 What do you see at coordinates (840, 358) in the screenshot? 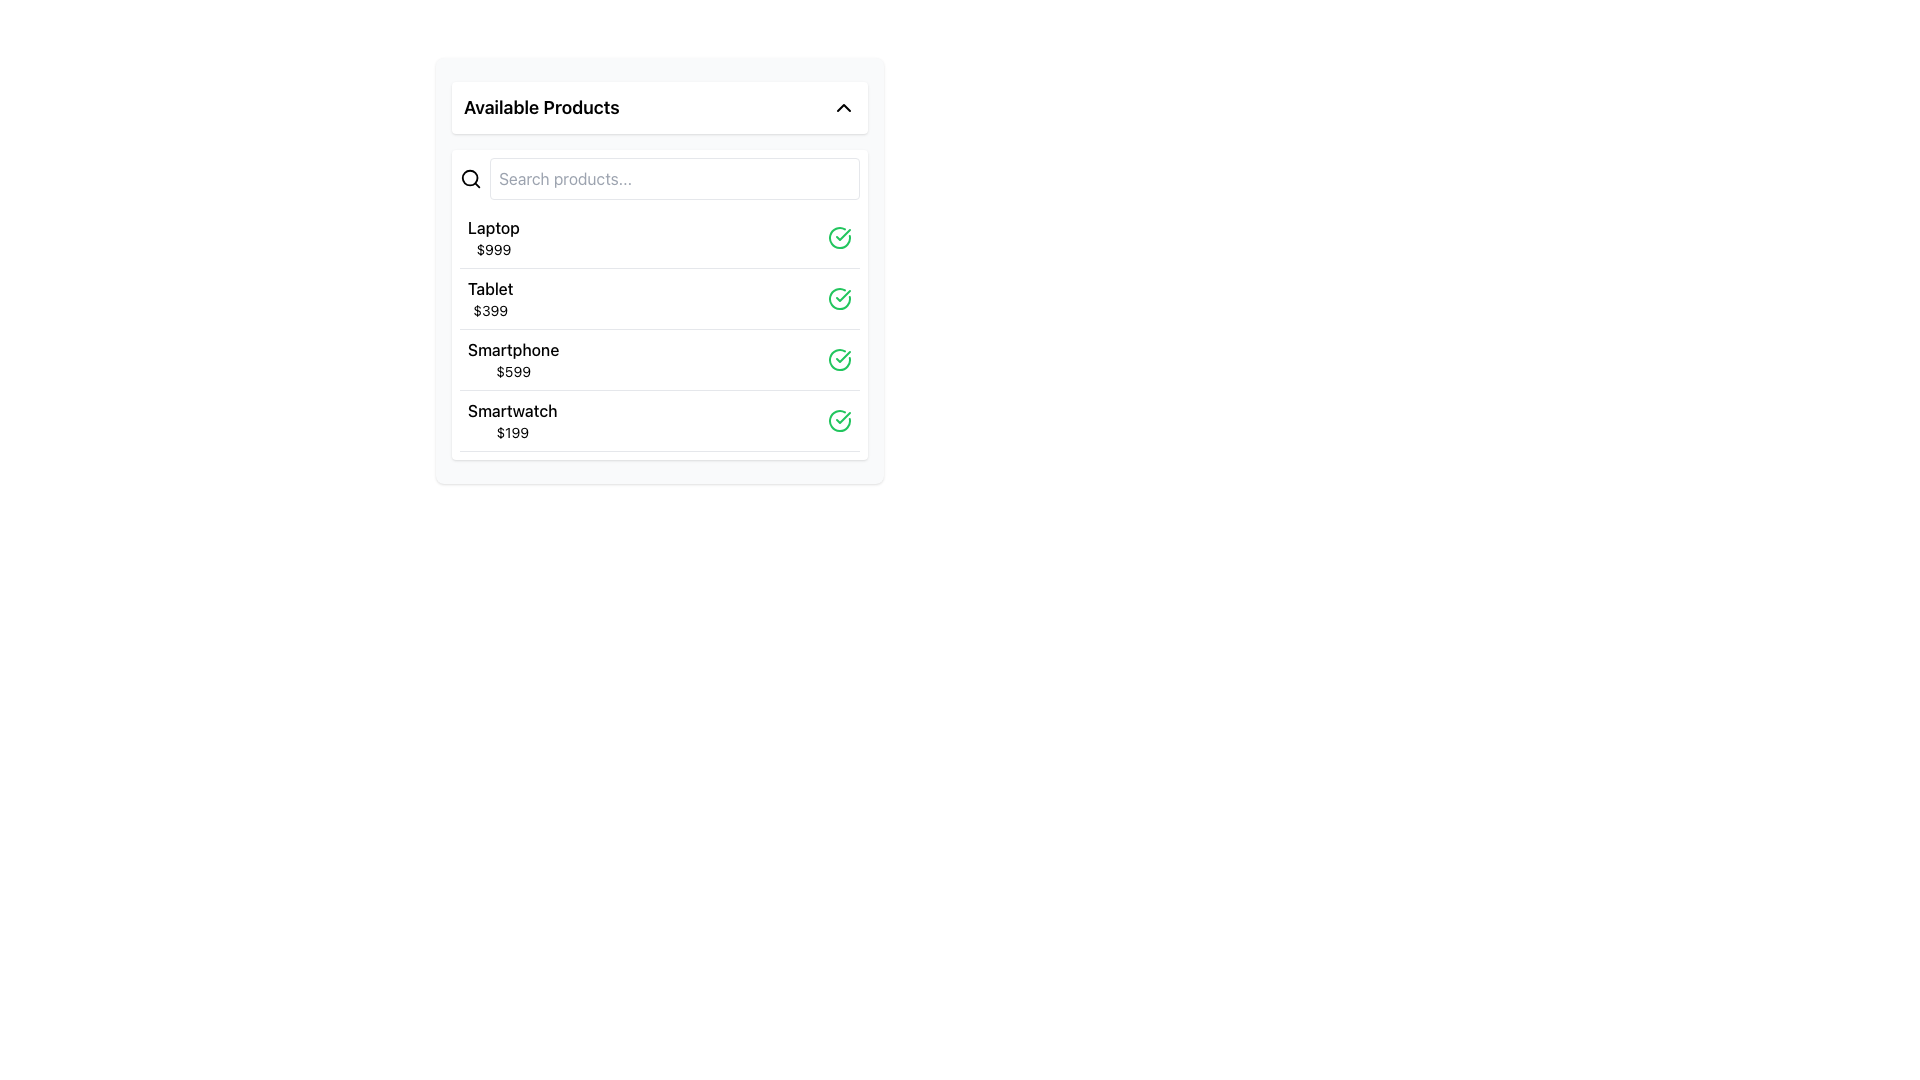
I see `the circular checkmark icon with a green border, located to the right of the 'Smartphone' label and price, which is the third icon in the list of available products` at bounding box center [840, 358].